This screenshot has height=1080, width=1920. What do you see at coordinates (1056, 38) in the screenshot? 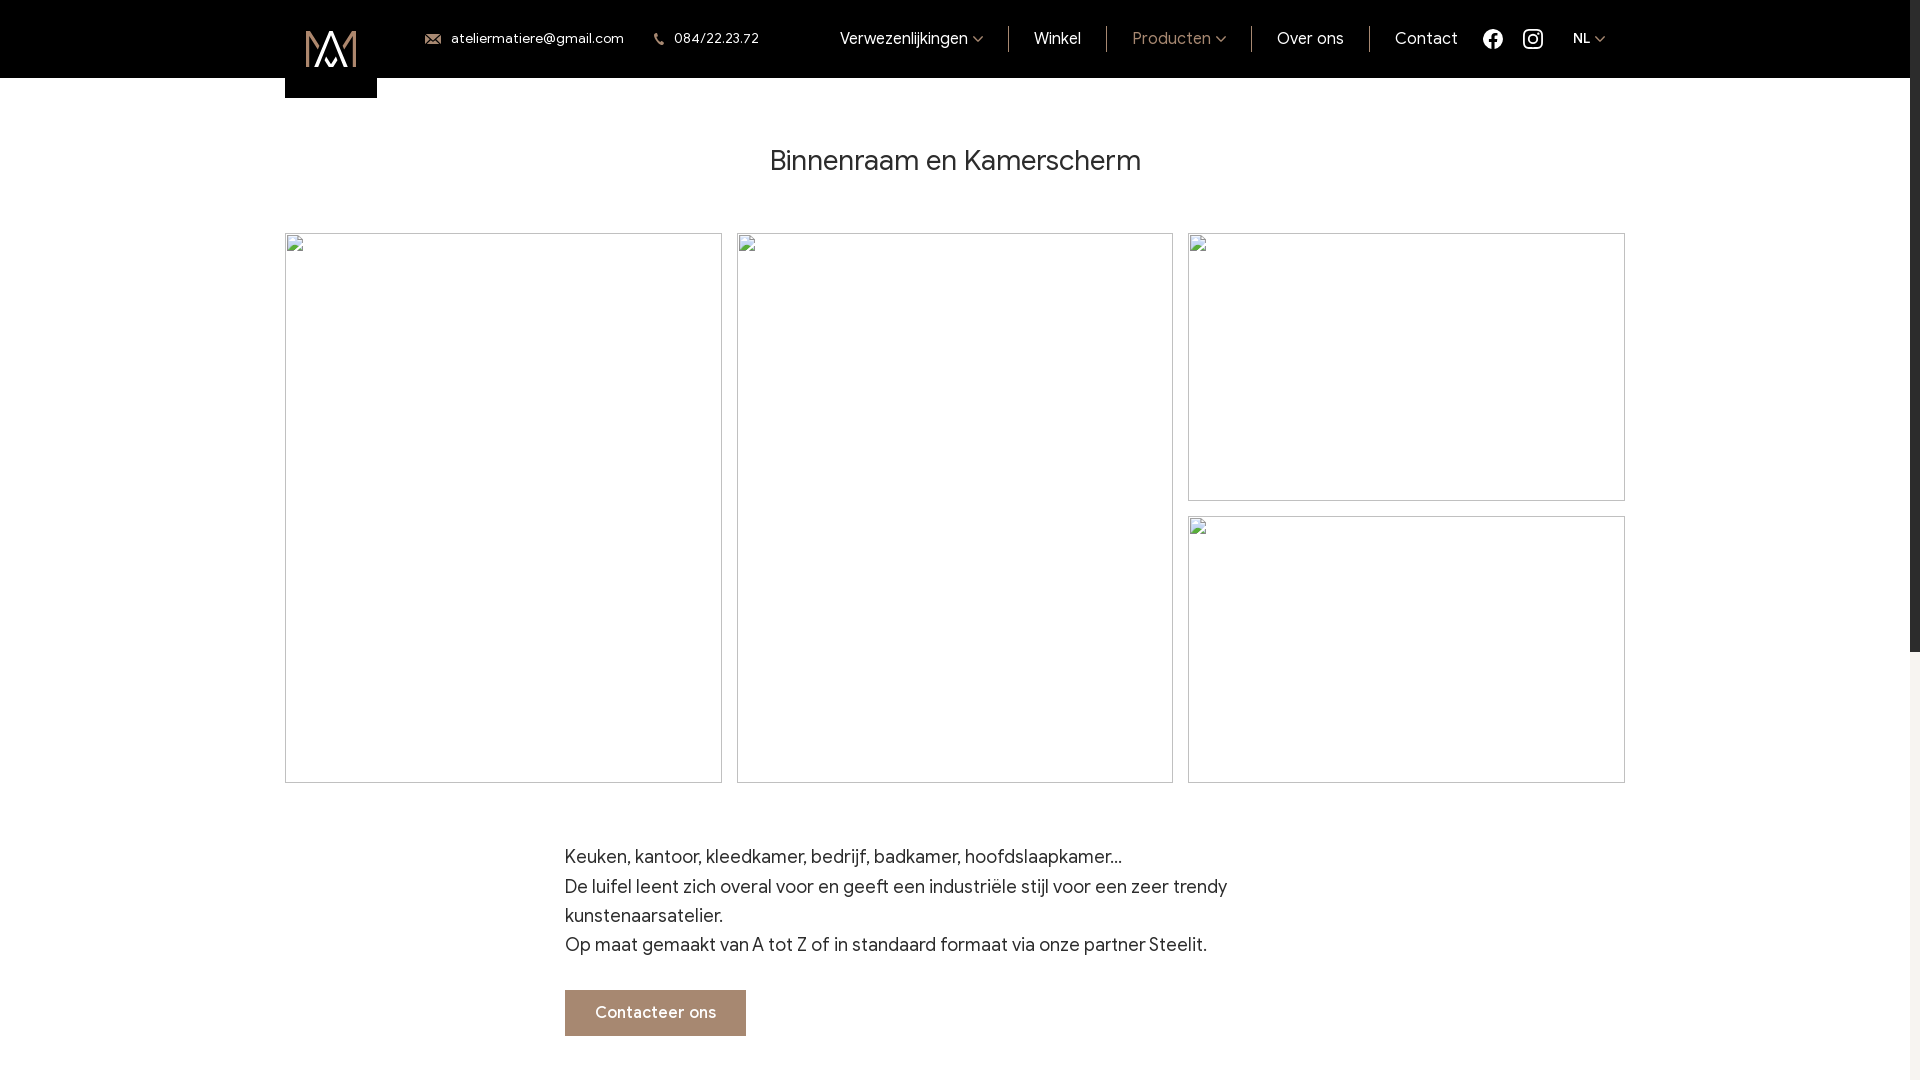
I see `'Winkel'` at bounding box center [1056, 38].